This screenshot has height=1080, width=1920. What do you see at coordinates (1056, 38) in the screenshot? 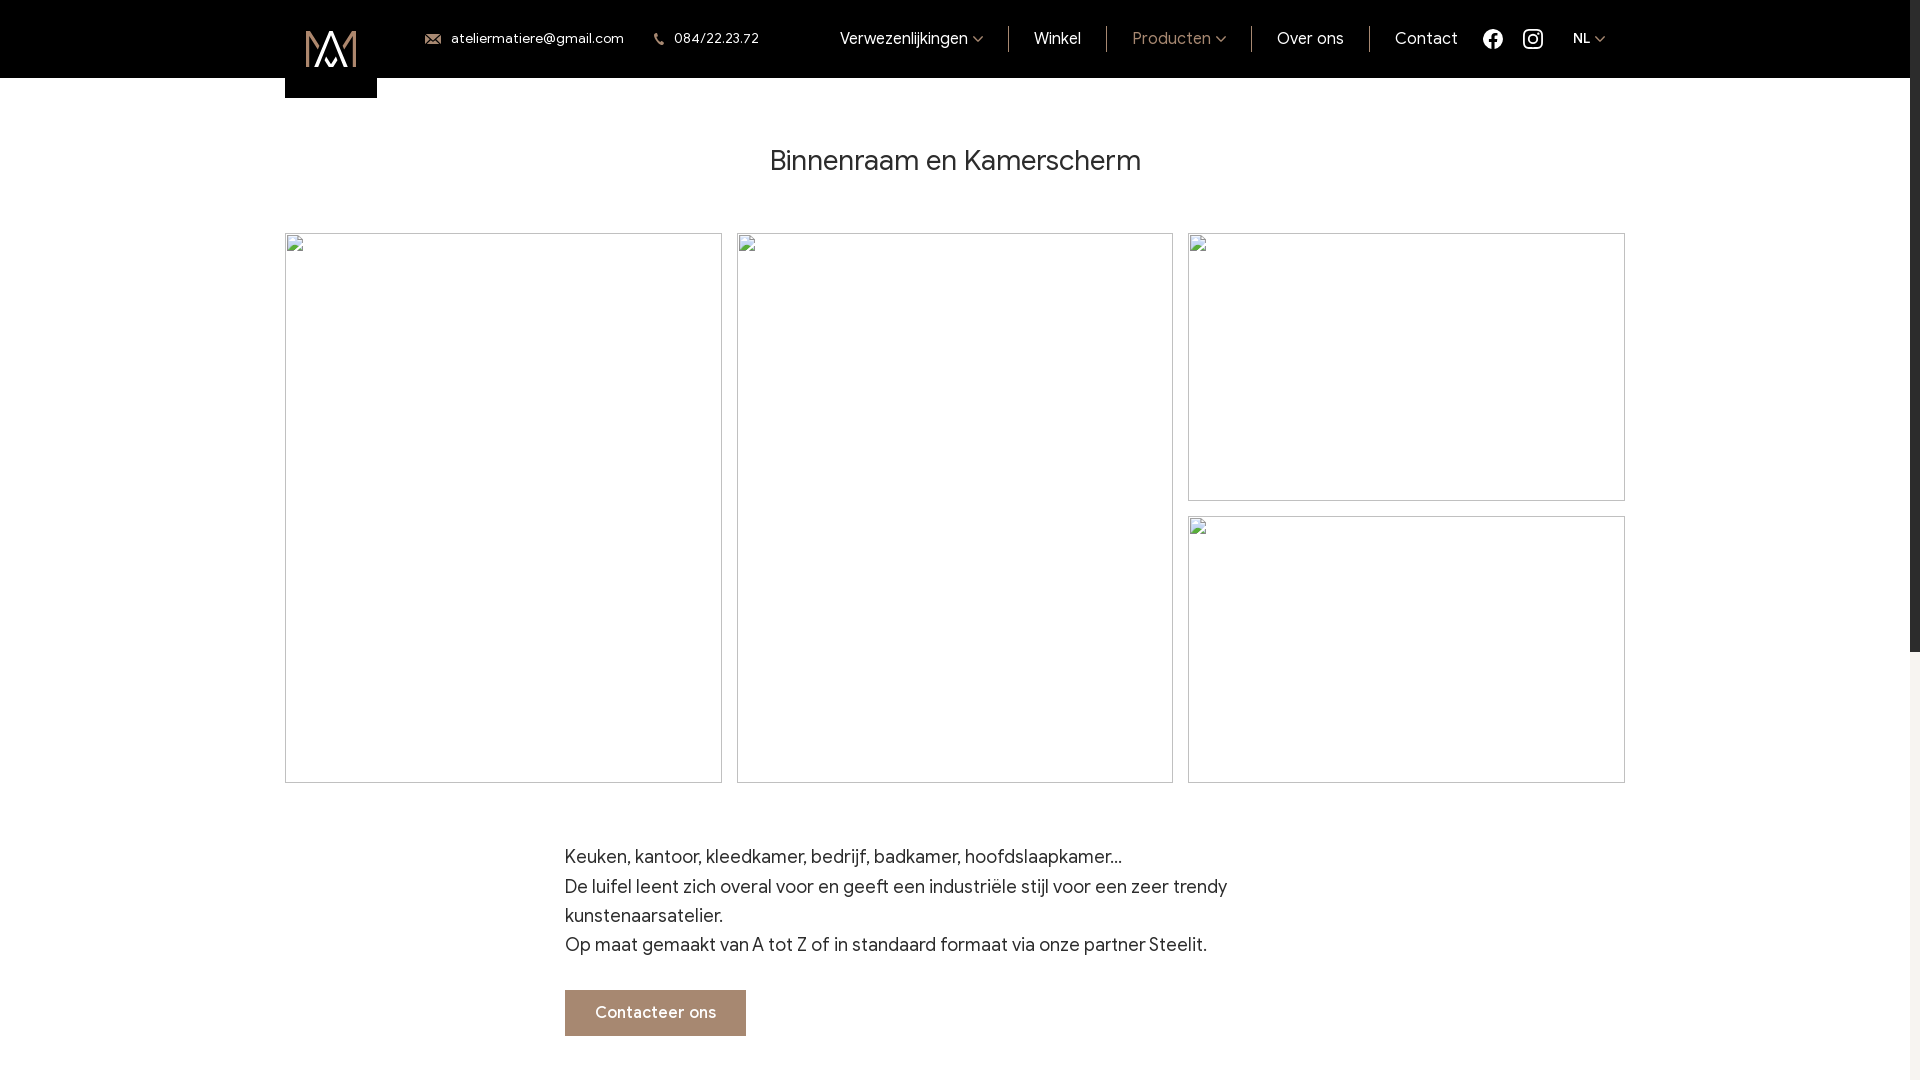
I see `'Winkel'` at bounding box center [1056, 38].